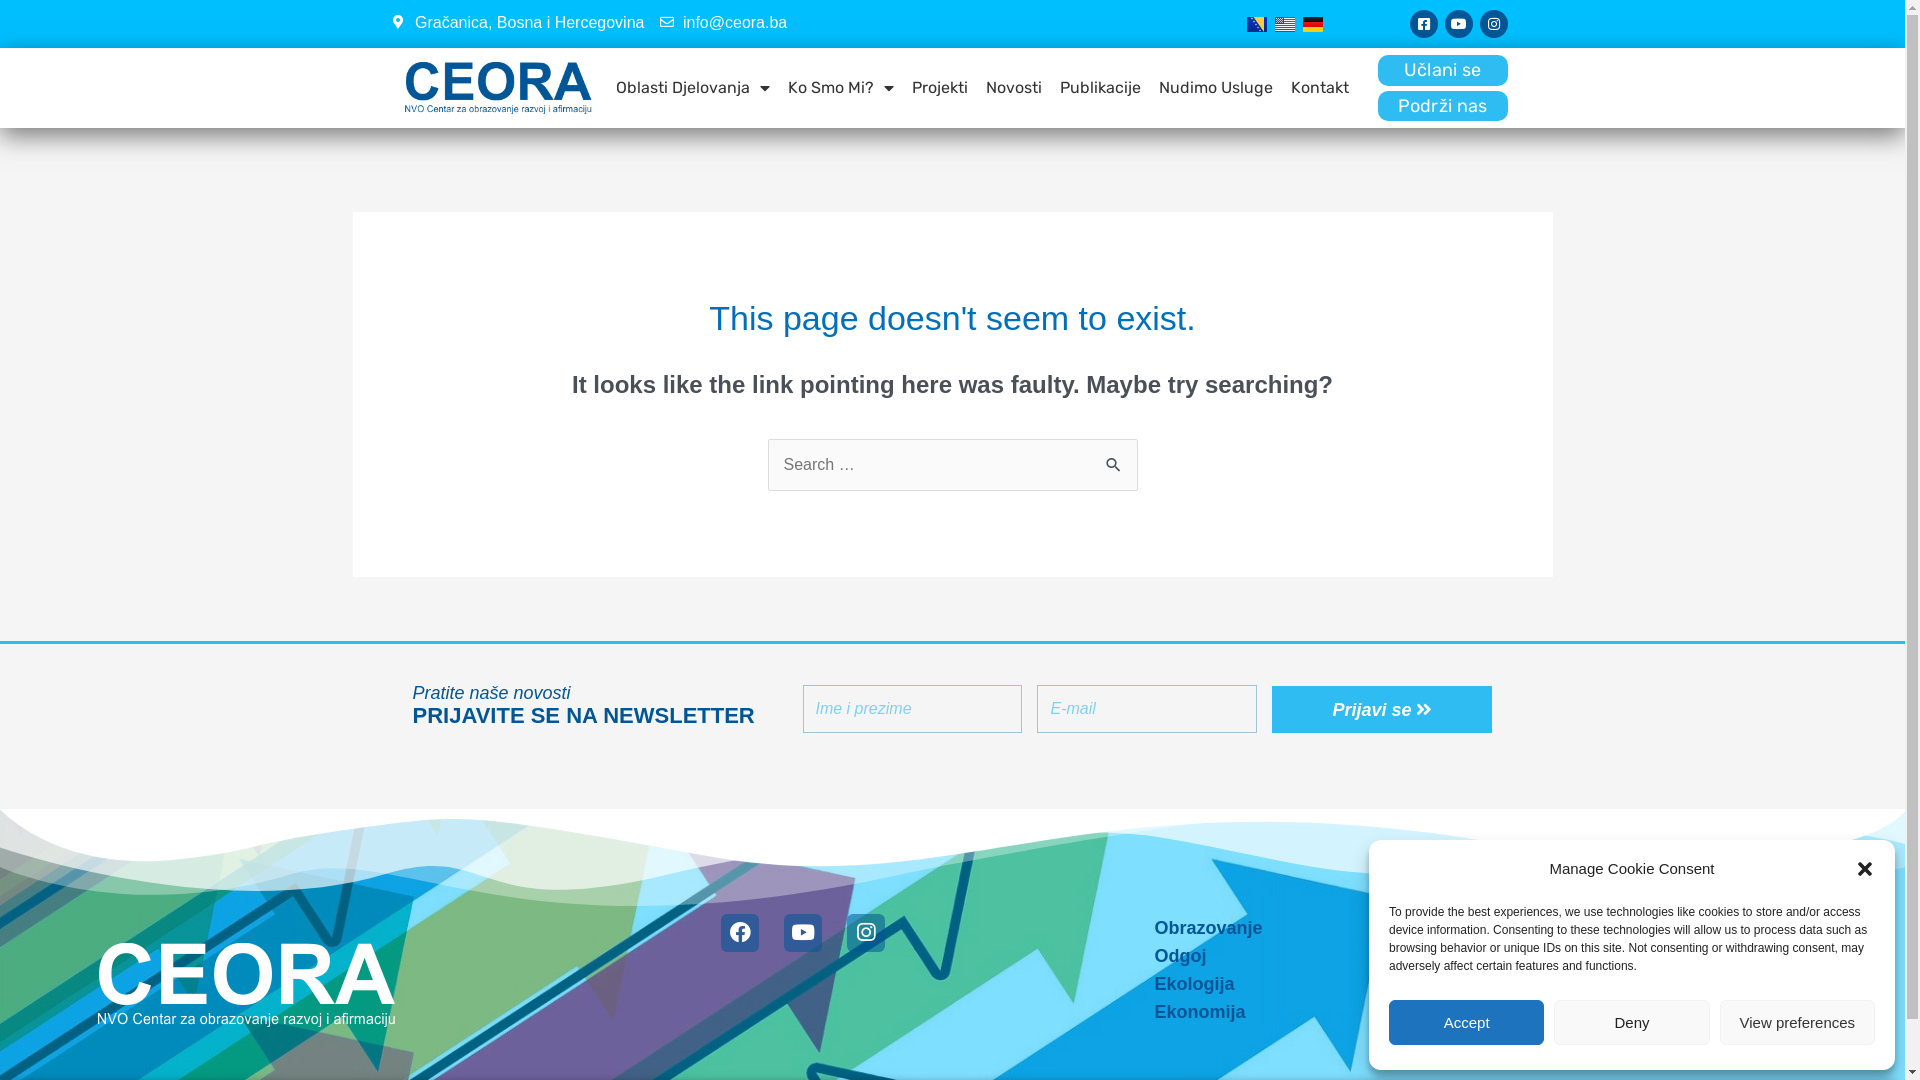  What do you see at coordinates (1631, 1022) in the screenshot?
I see `'Deny'` at bounding box center [1631, 1022].